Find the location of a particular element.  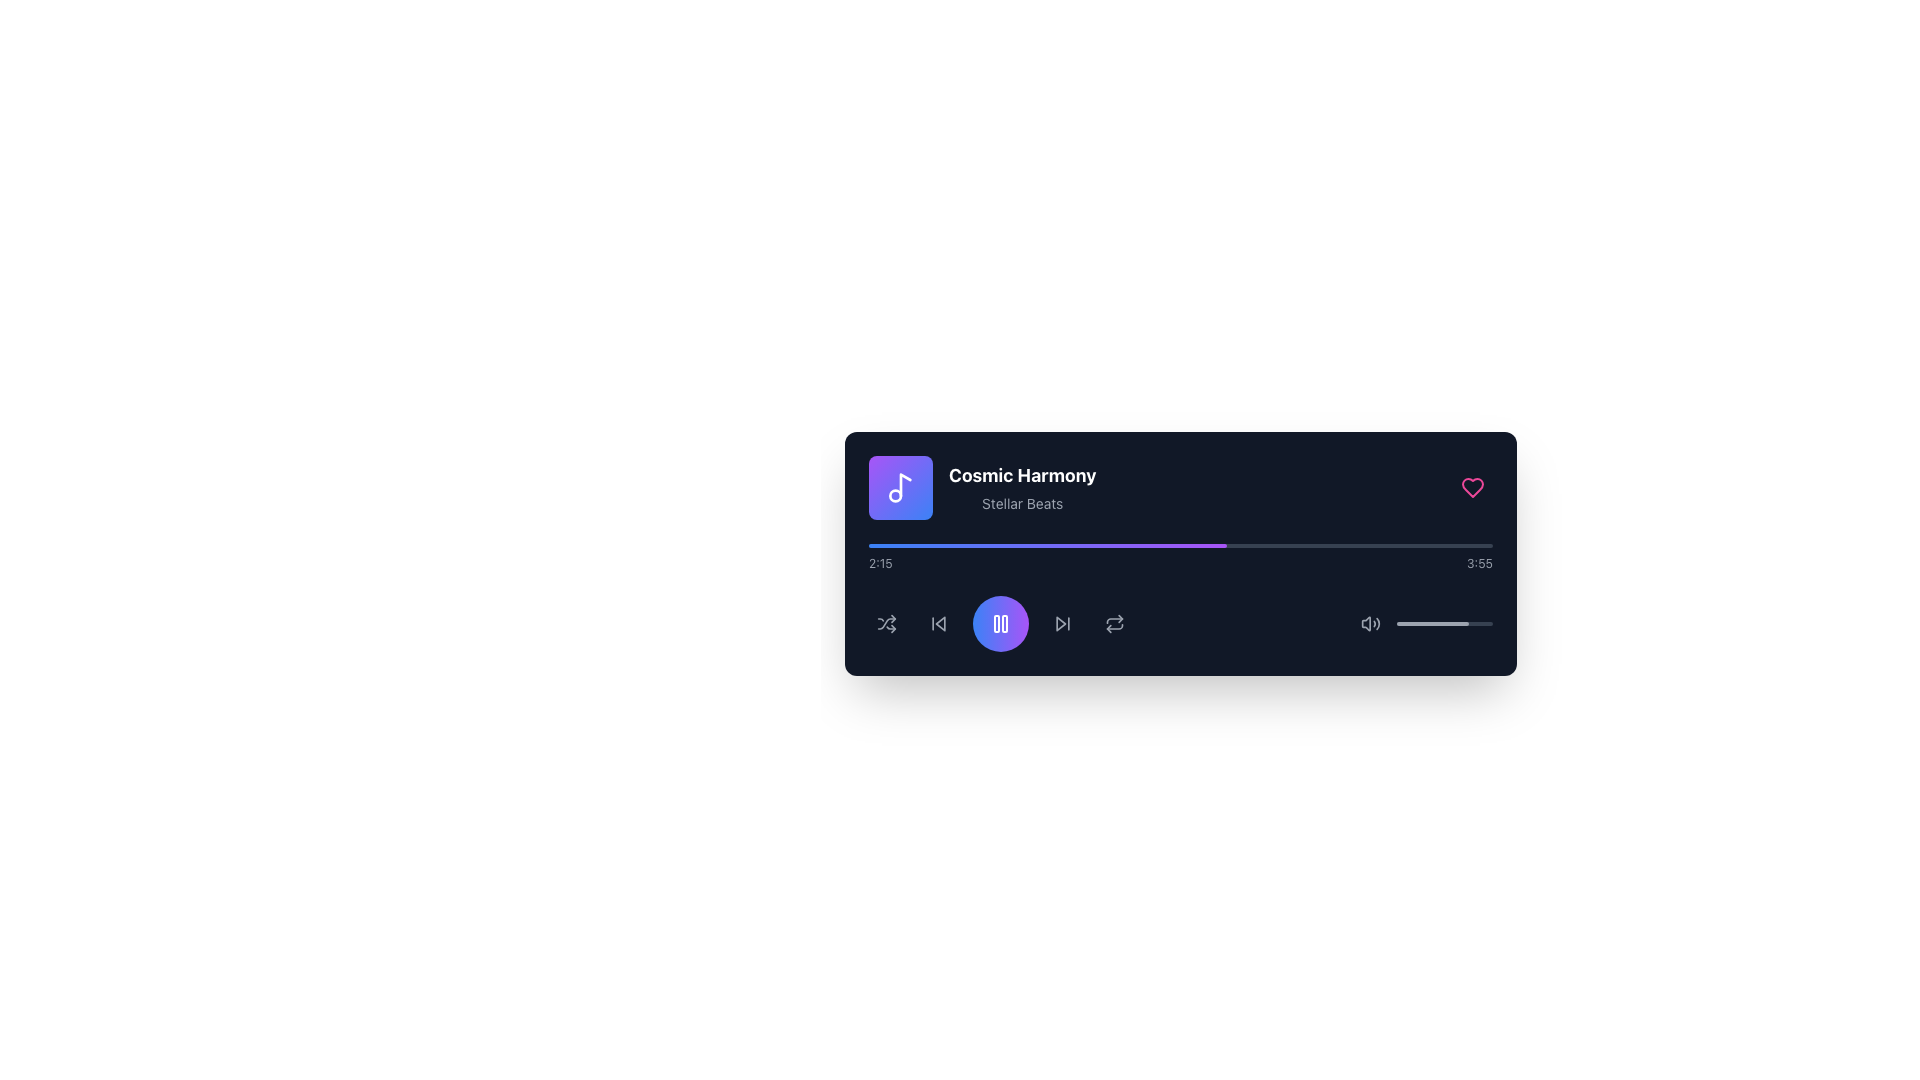

the circular repeat action button with a dark background and a gray icon that transitions to white on hover, enabling keyboard interaction is located at coordinates (1113, 623).